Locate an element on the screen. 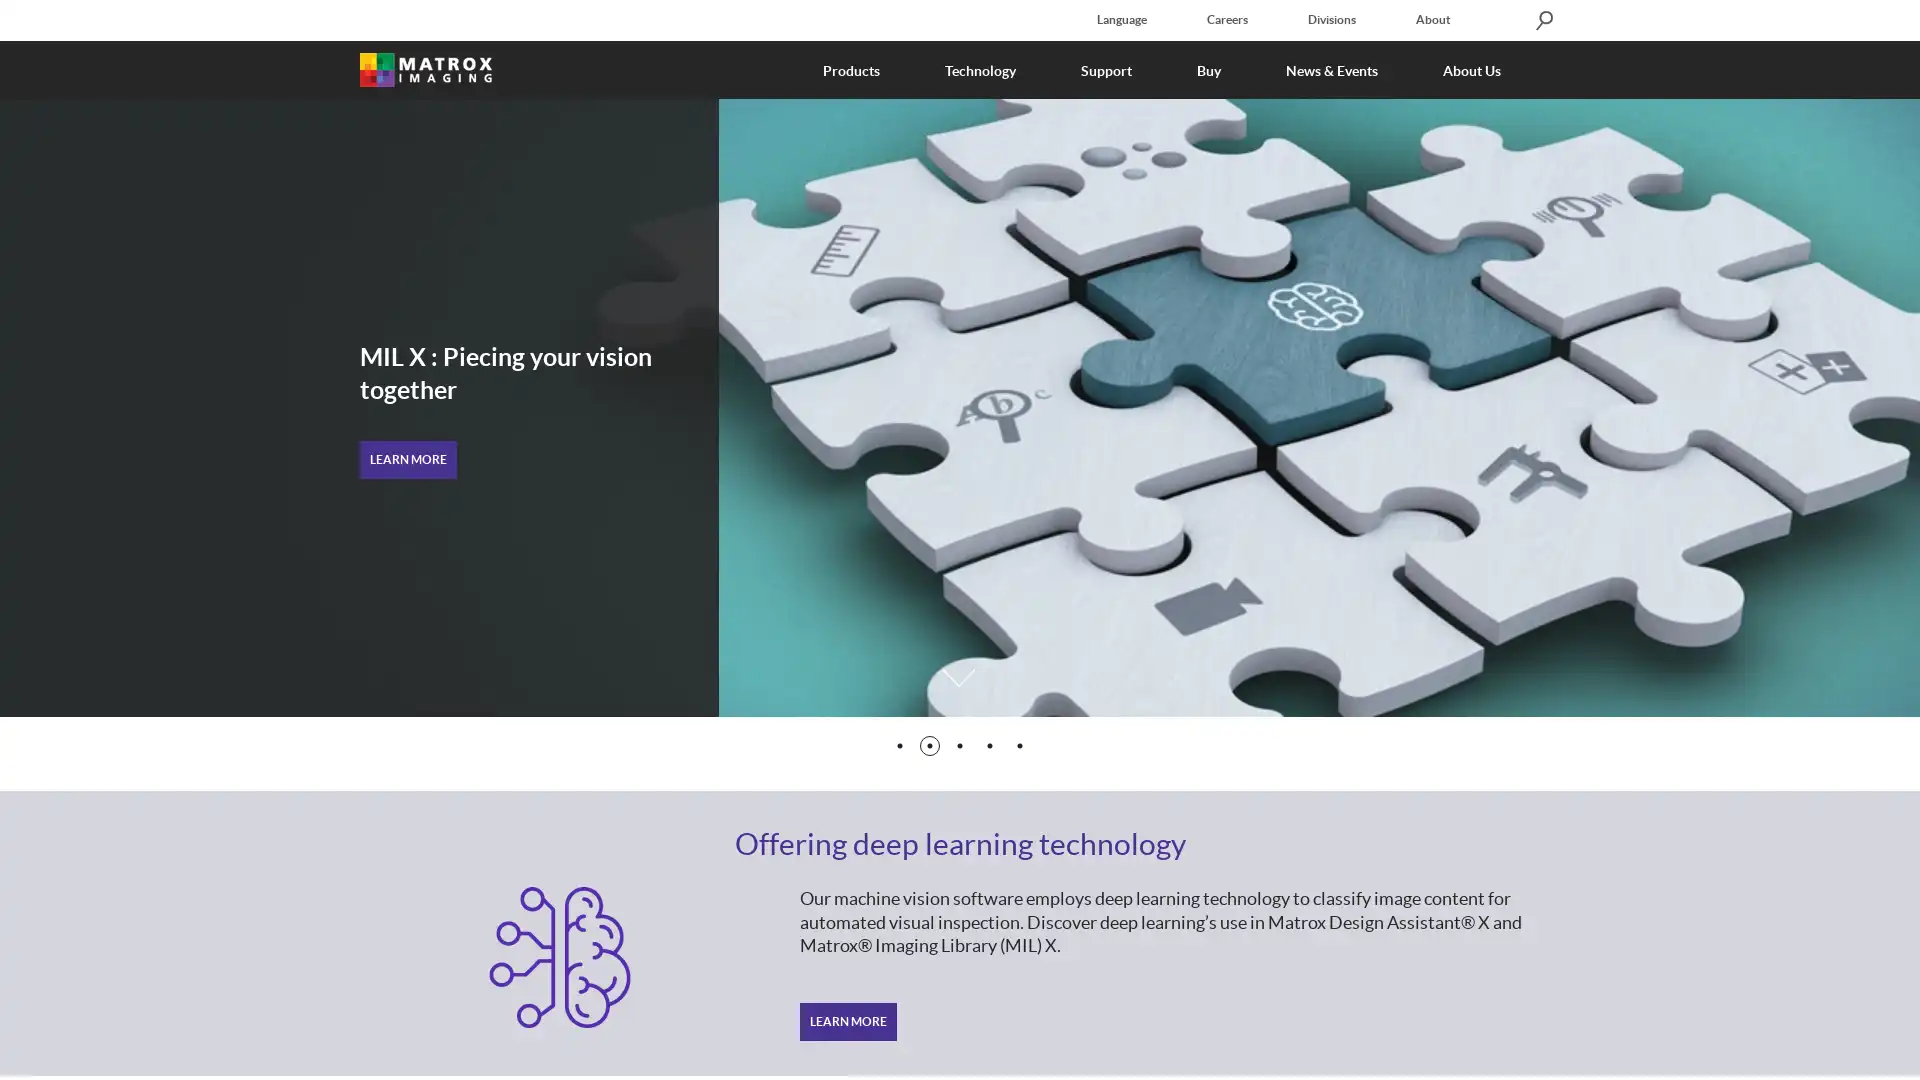  5 is located at coordinates (1019, 745).